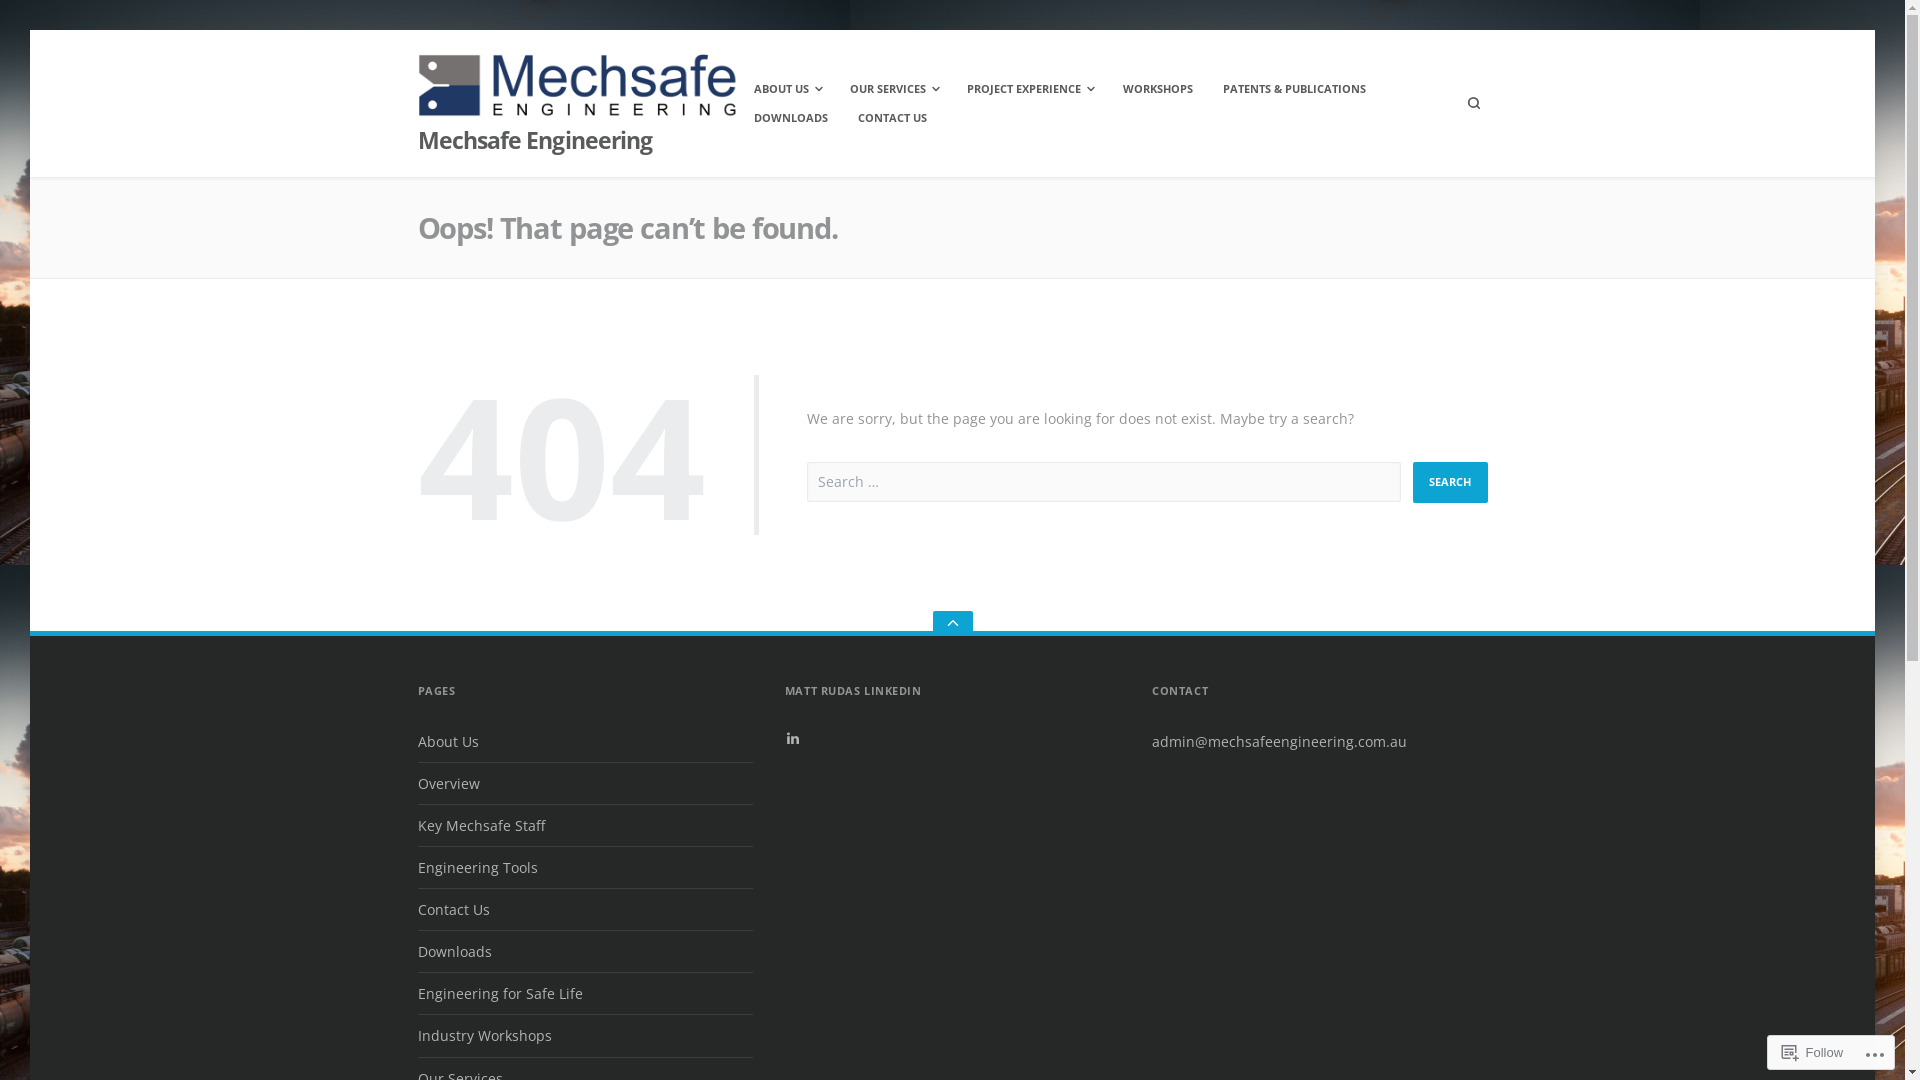 The image size is (1920, 1080). What do you see at coordinates (448, 782) in the screenshot?
I see `'Overview'` at bounding box center [448, 782].